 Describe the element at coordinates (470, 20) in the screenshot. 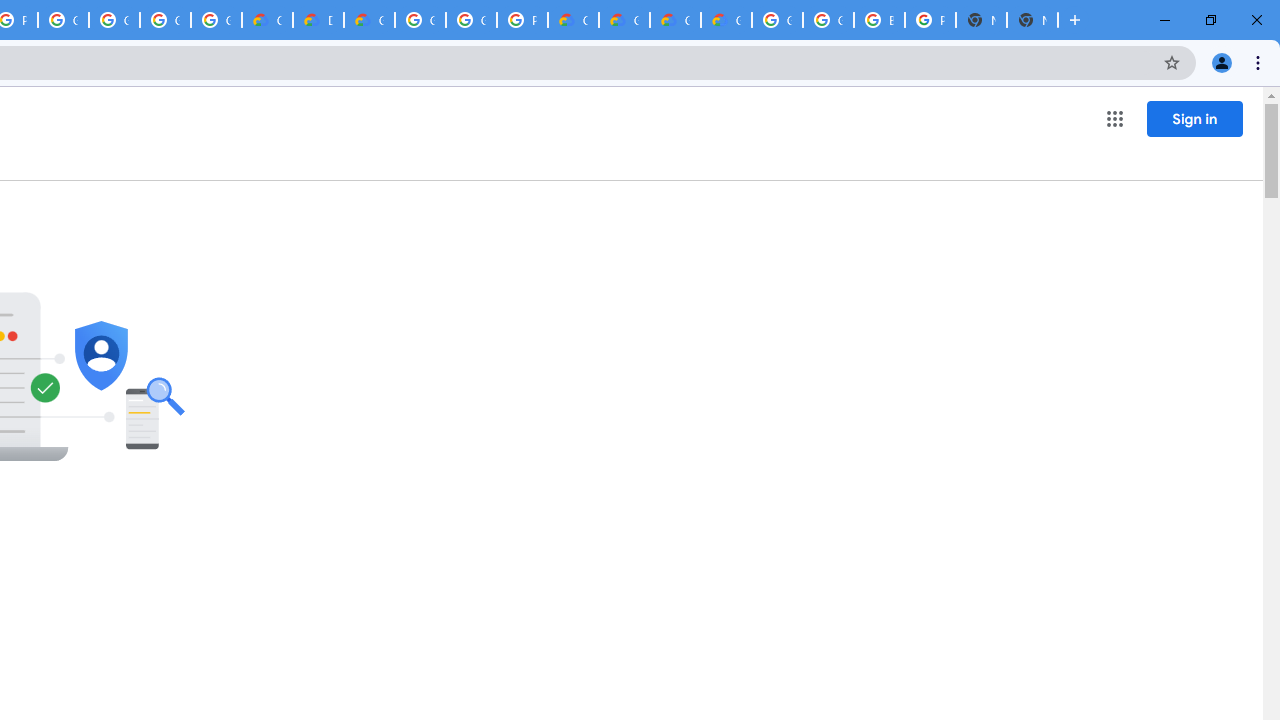

I see `'Google Cloud Platform'` at that location.